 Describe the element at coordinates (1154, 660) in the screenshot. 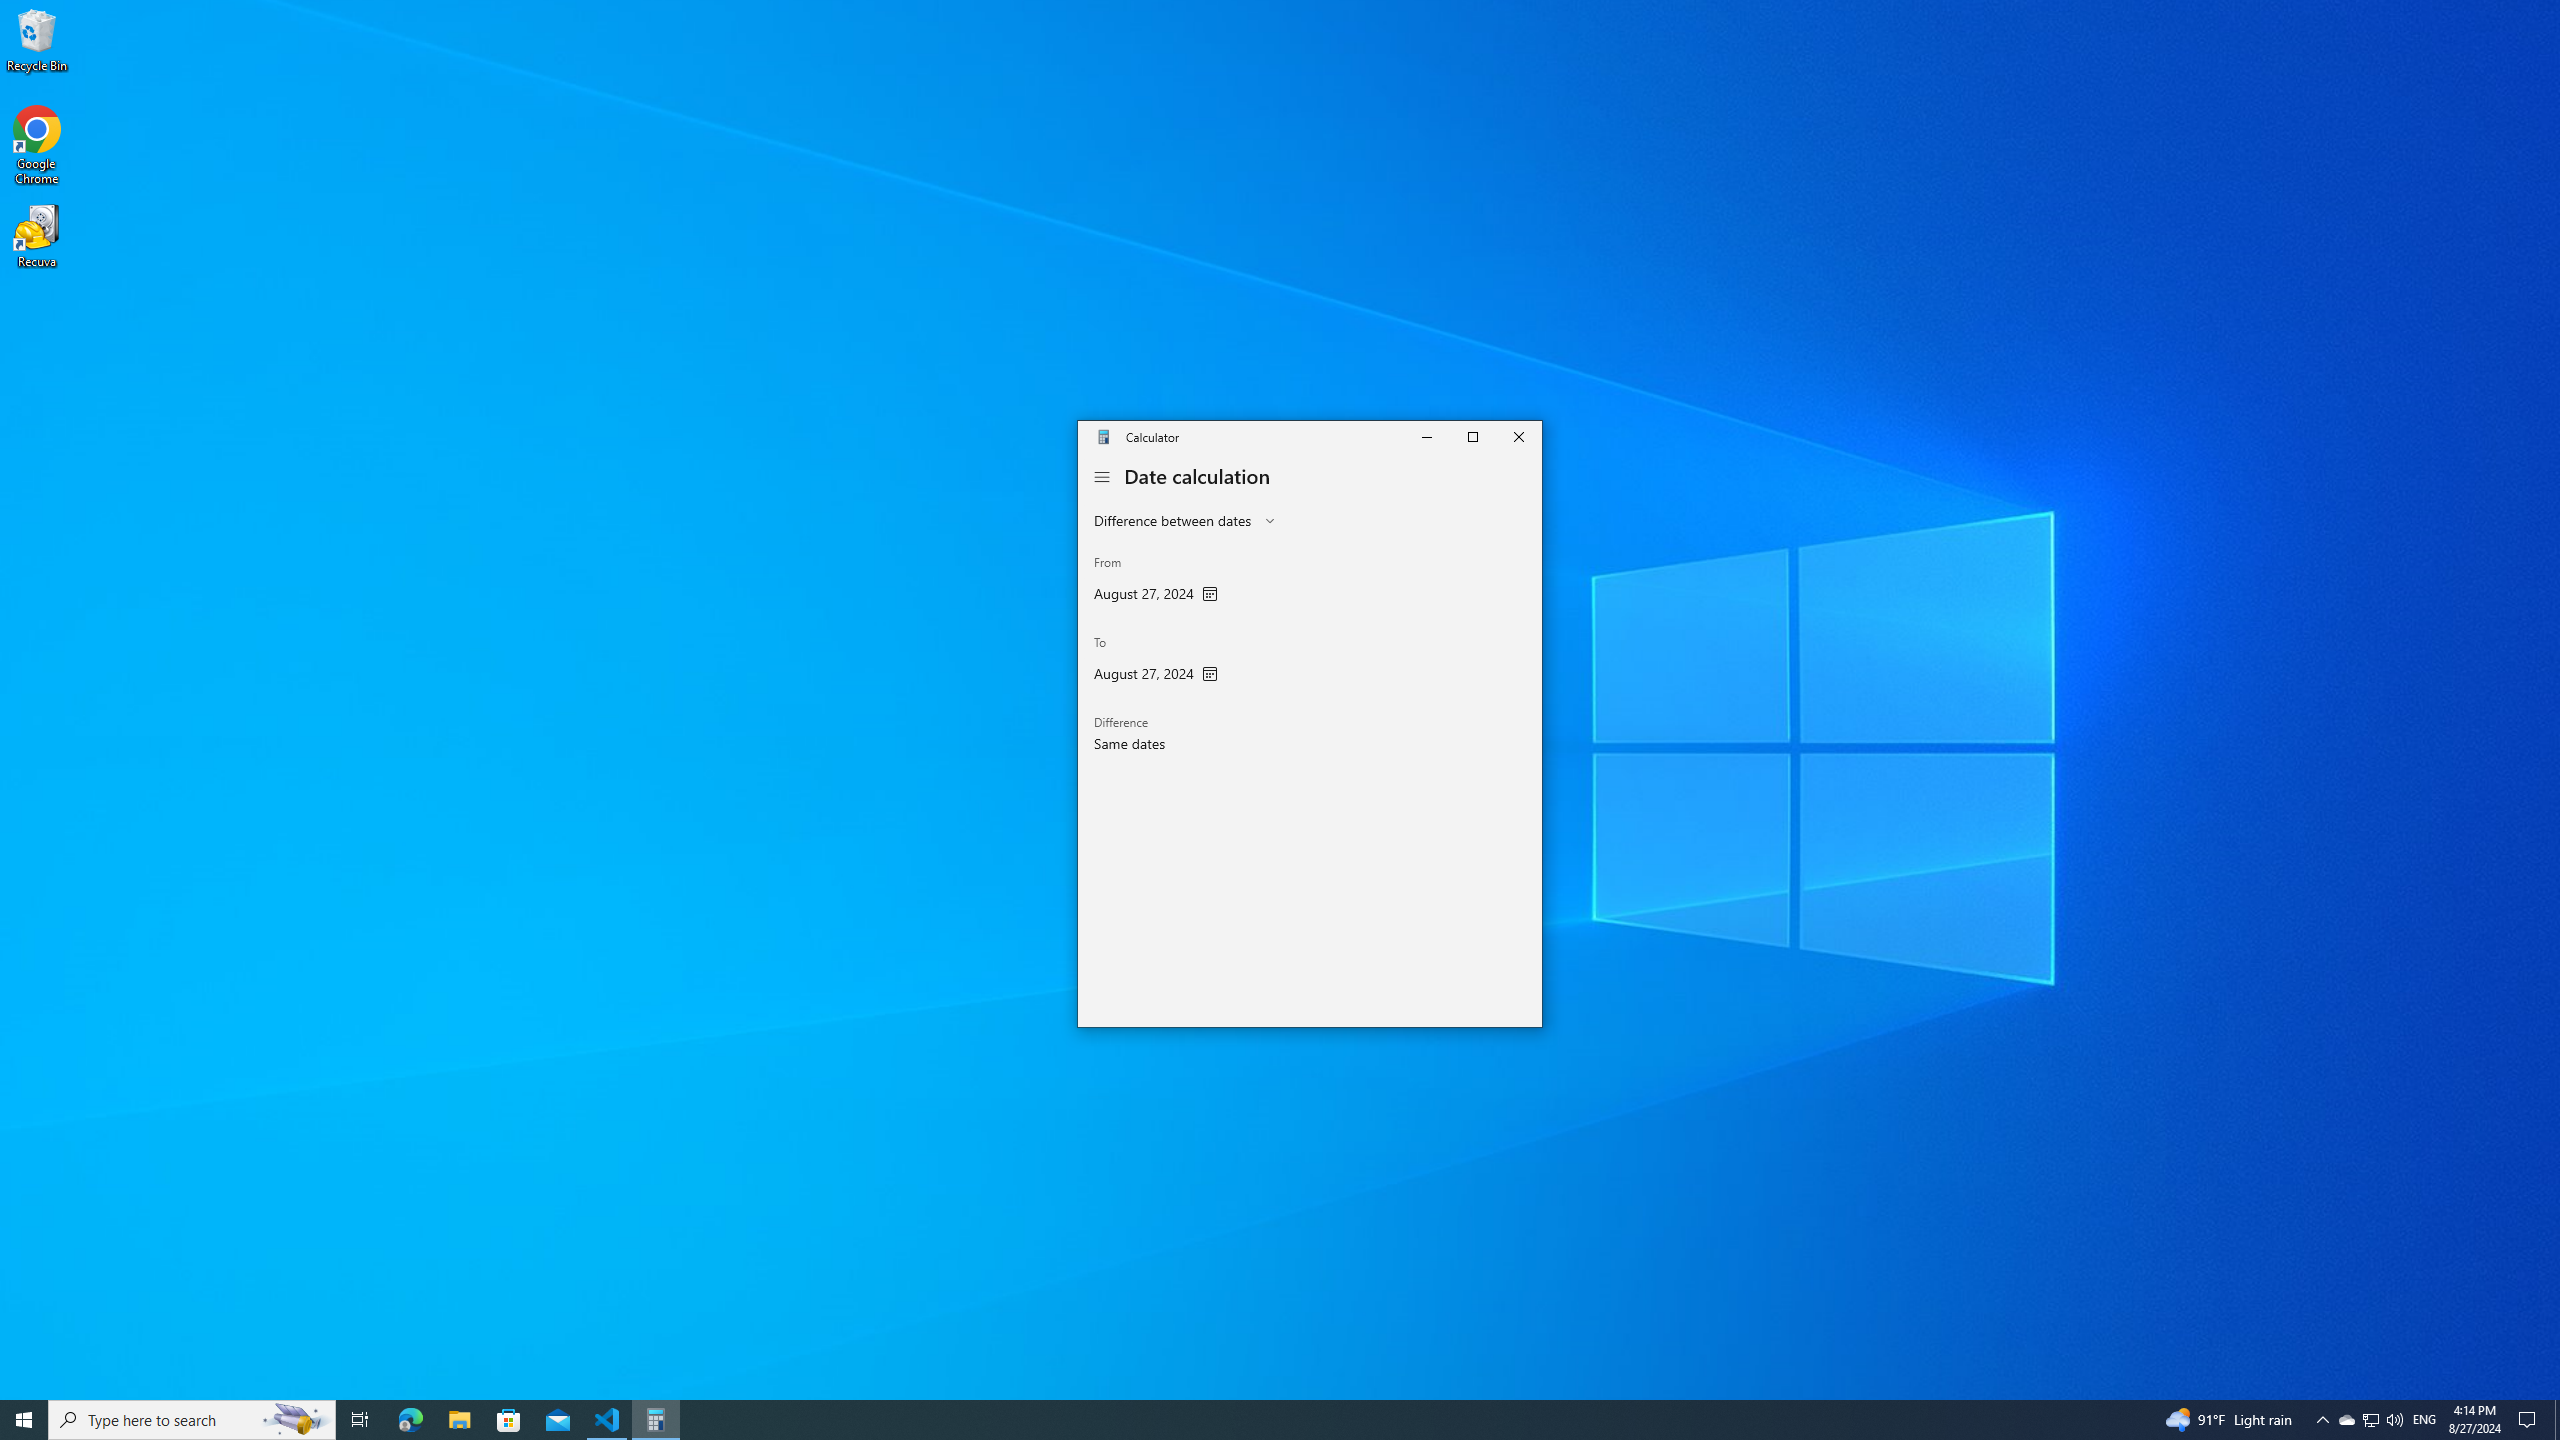

I see `'To'` at that location.